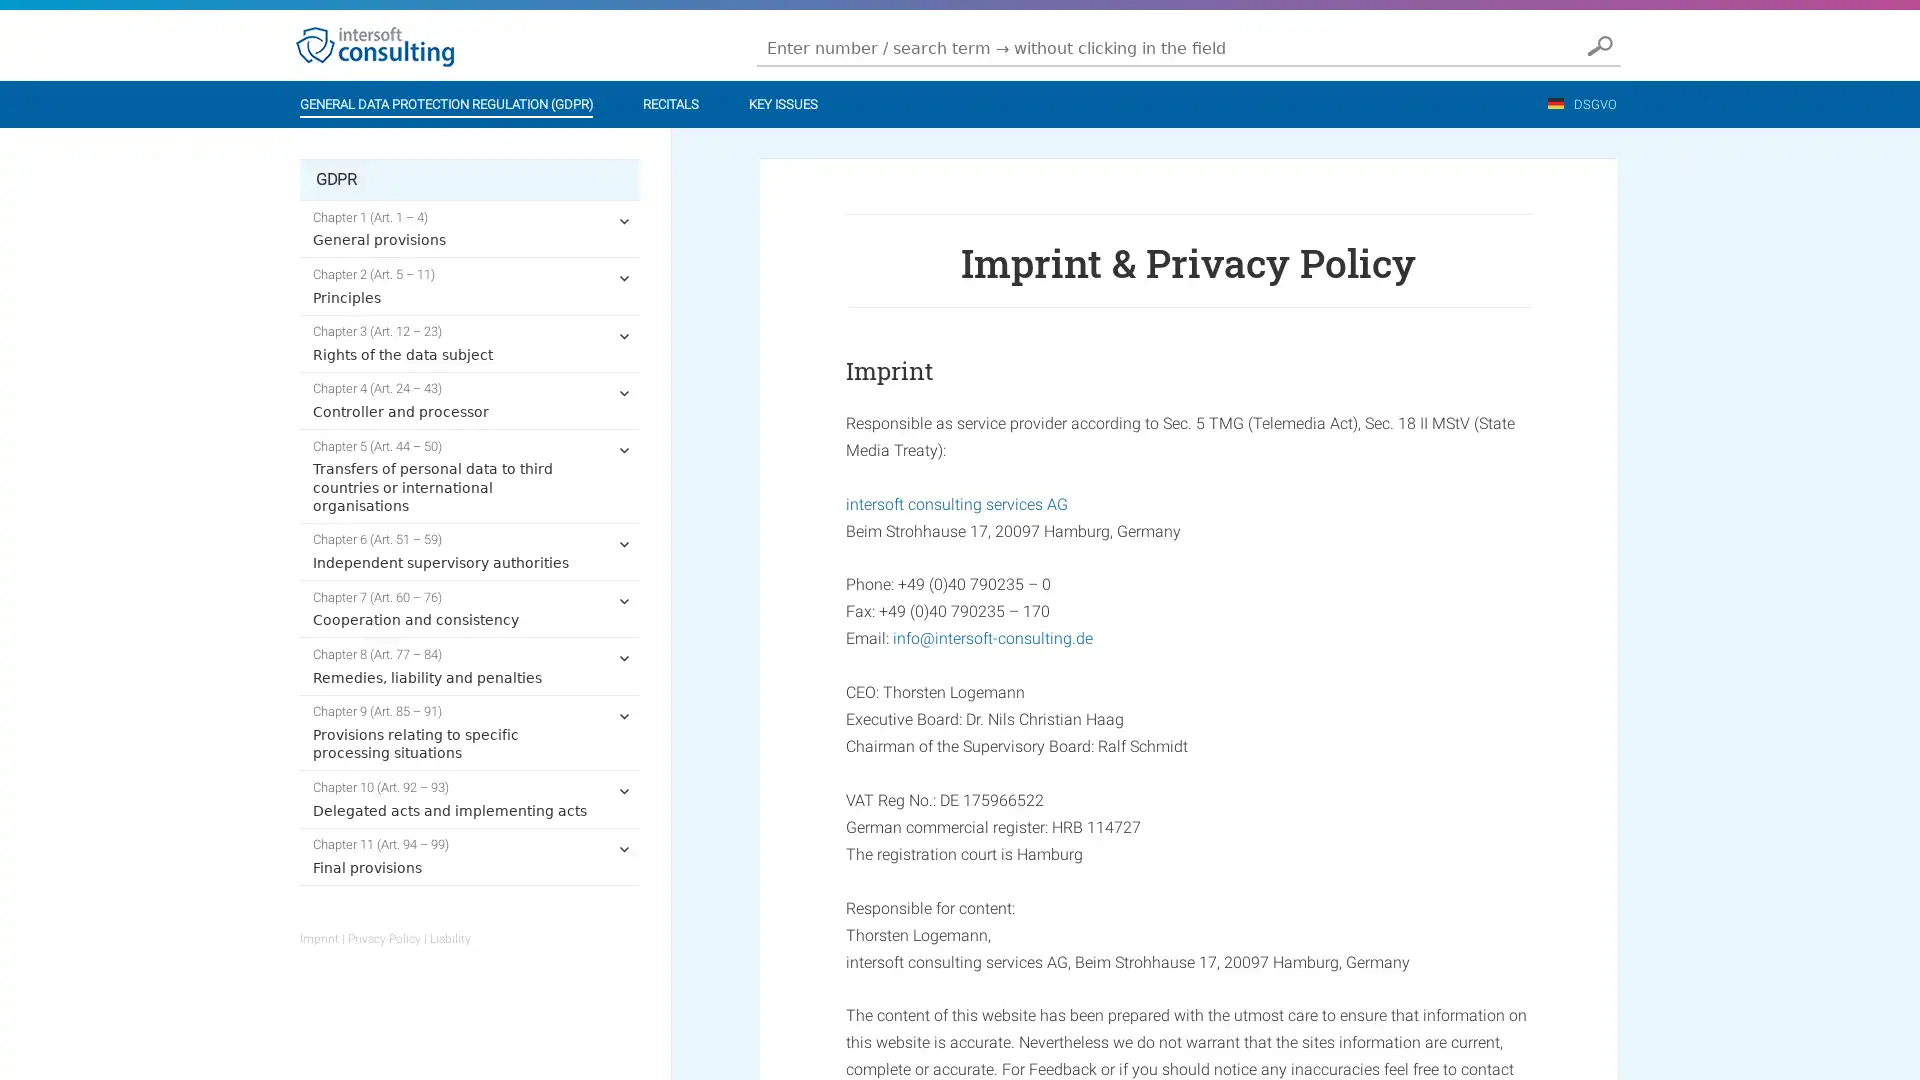 The height and width of the screenshot is (1080, 1920). Describe the element at coordinates (623, 771) in the screenshot. I see `expand child menu` at that location.